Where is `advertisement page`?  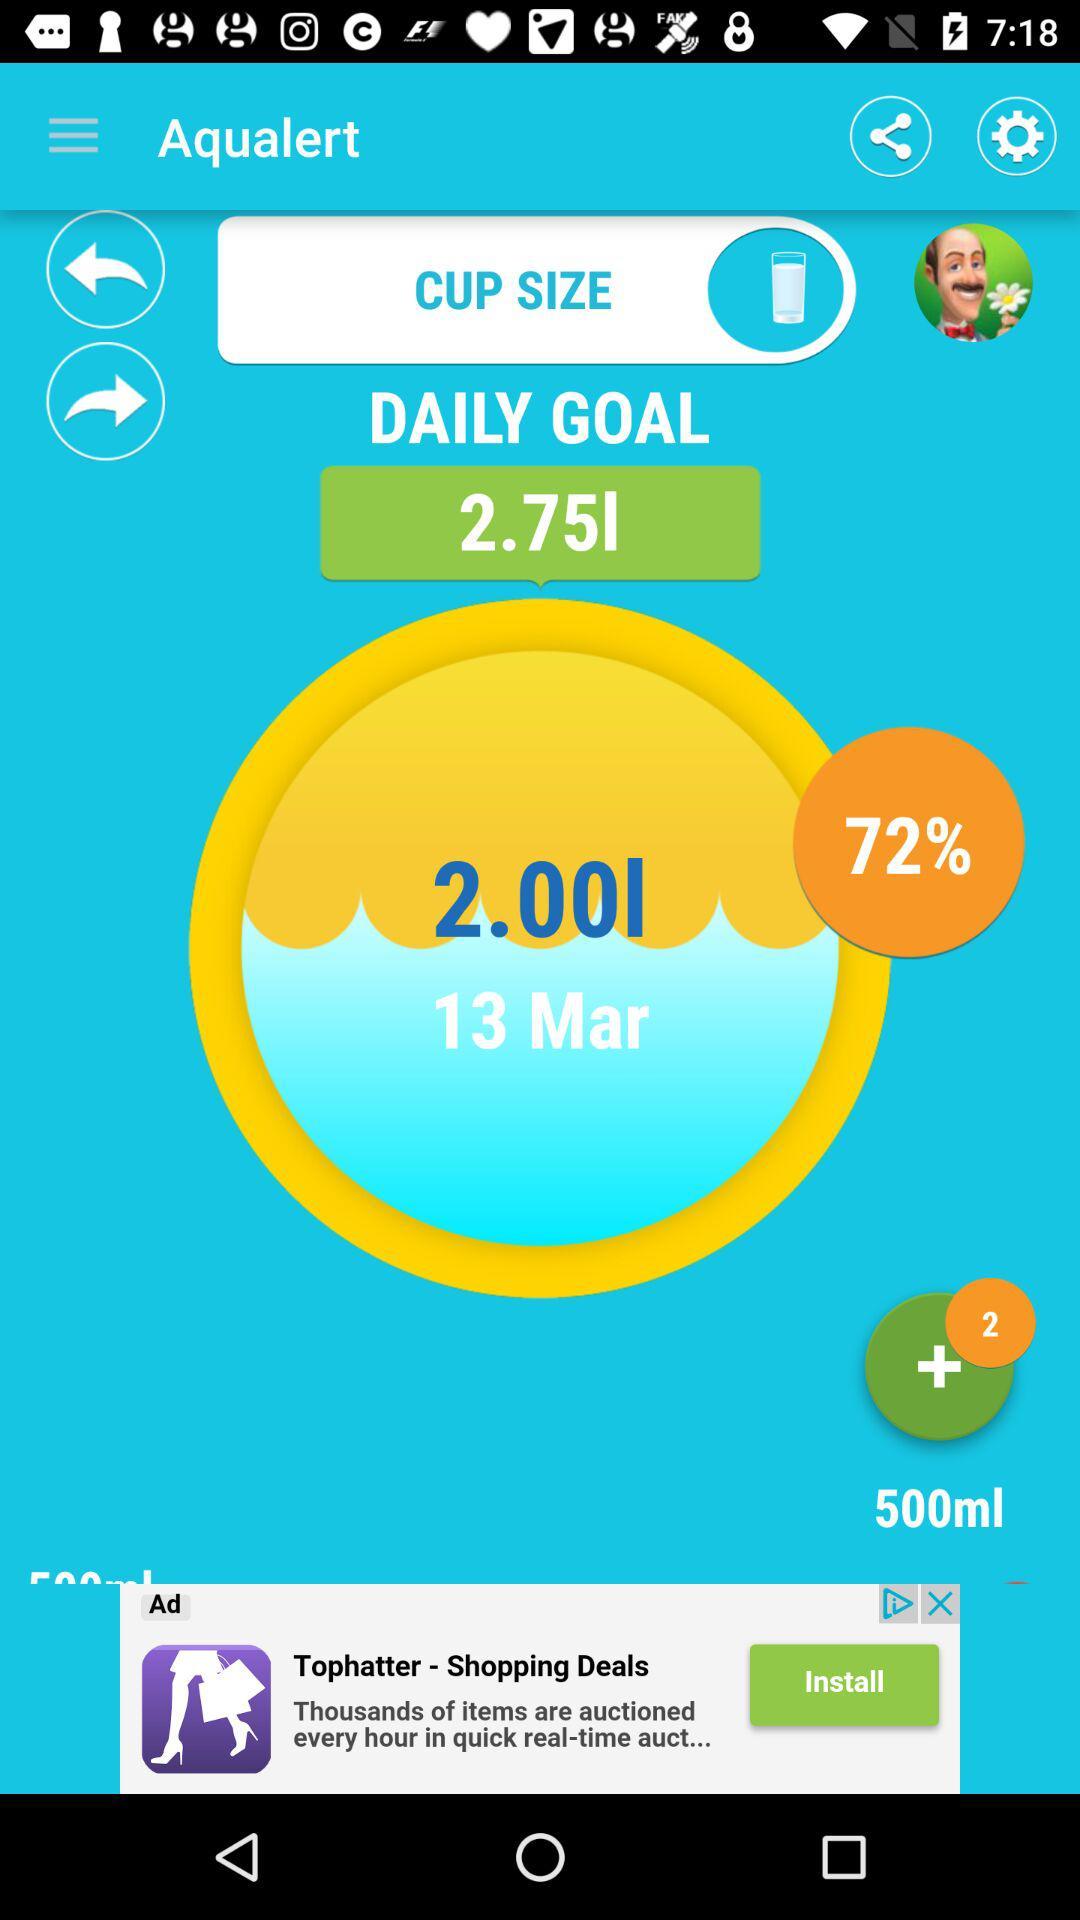 advertisement page is located at coordinates (972, 281).